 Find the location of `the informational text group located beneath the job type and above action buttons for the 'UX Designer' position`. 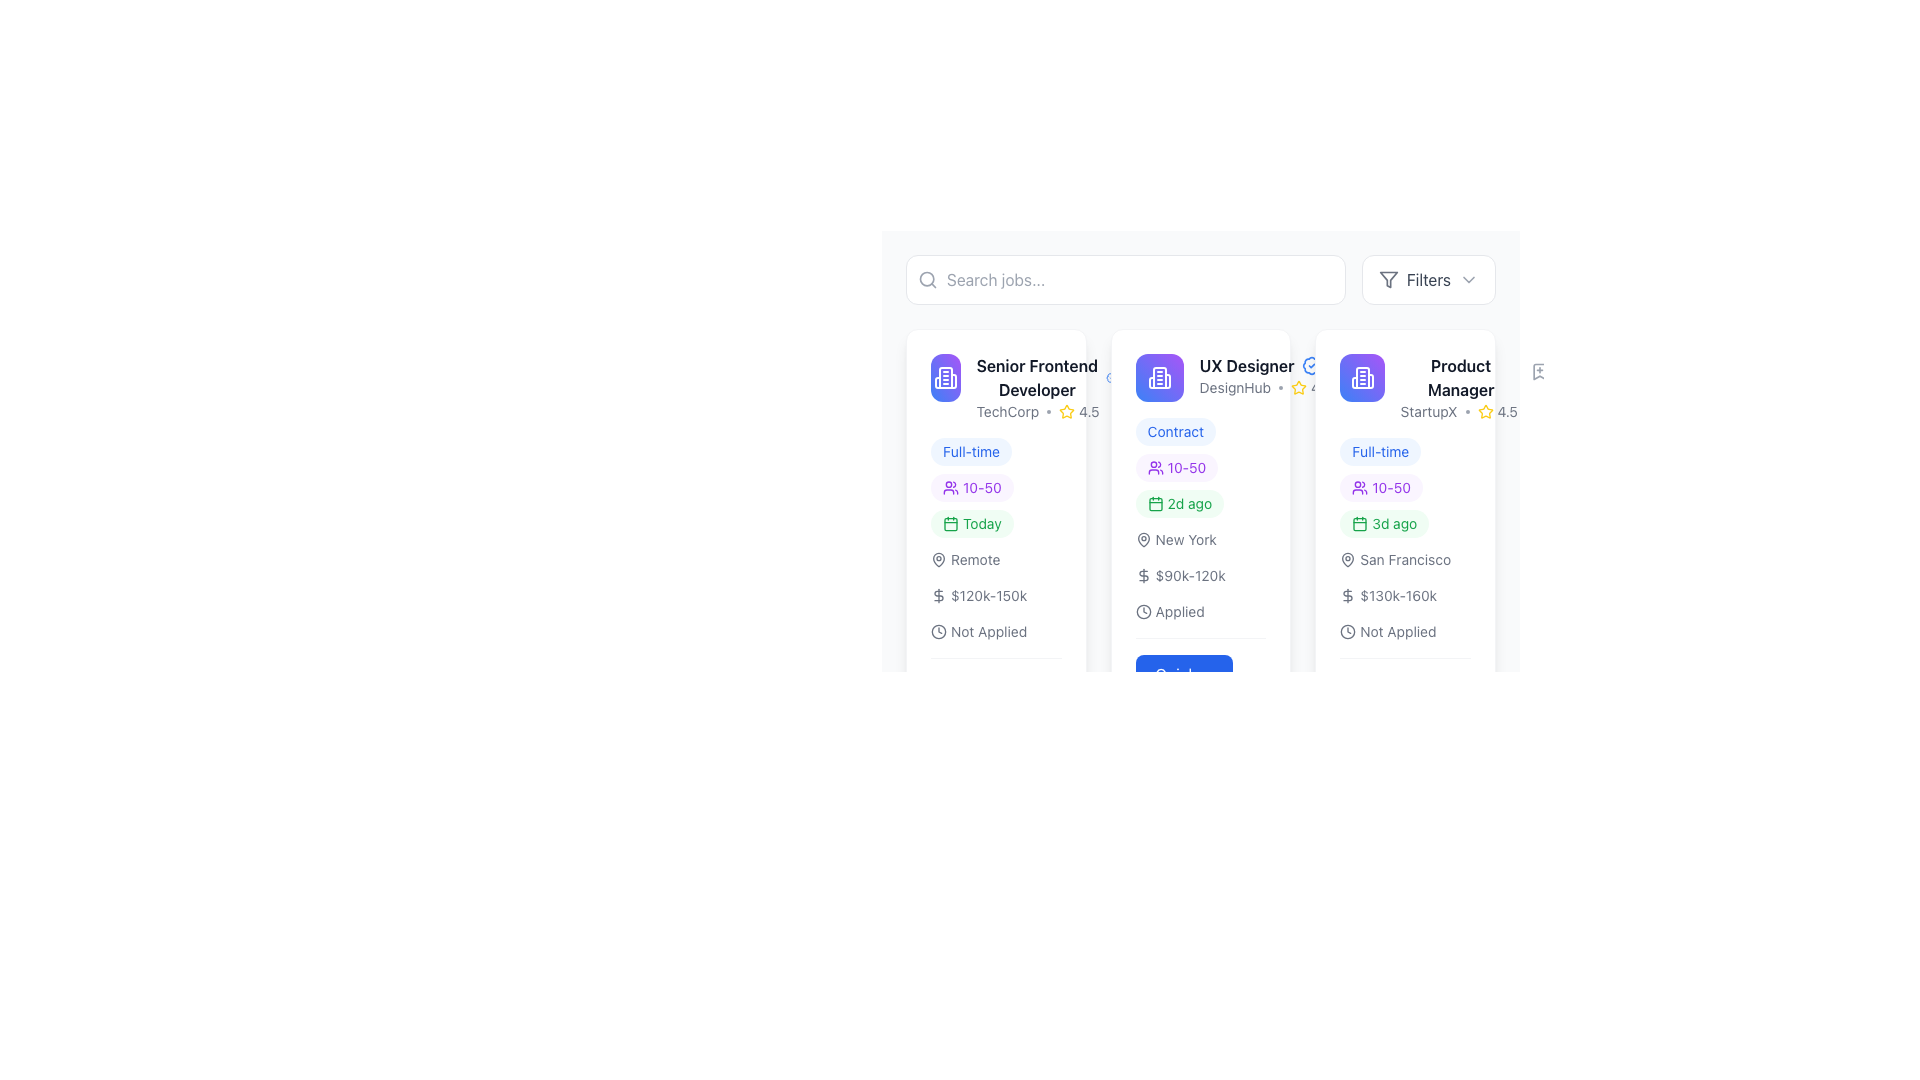

the informational text group located beneath the job type and above action buttons for the 'UX Designer' position is located at coordinates (1200, 575).